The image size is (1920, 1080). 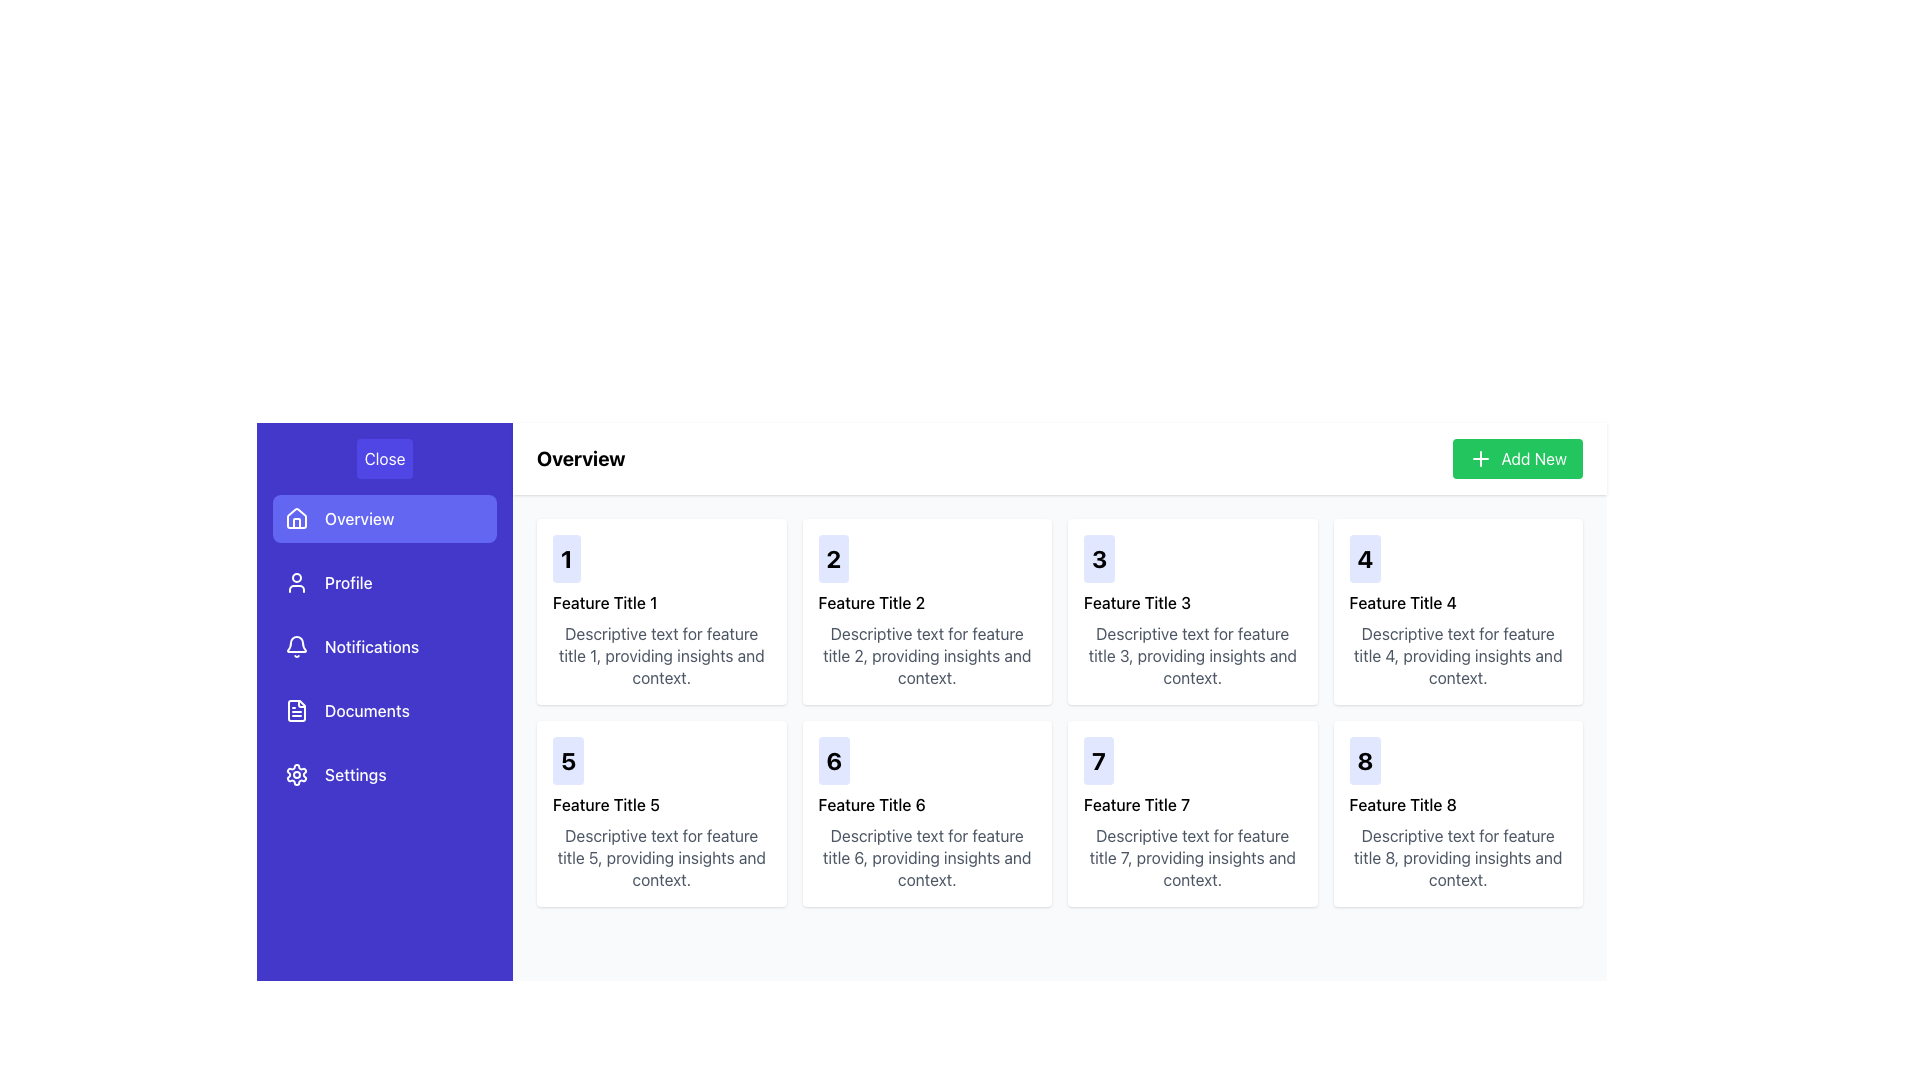 I want to click on the 'Profile' text label in the vertical navigation menu, which is styled in white on a blue background and is positioned between the 'Overview' button and 'Notifications' option, so click(x=348, y=582).